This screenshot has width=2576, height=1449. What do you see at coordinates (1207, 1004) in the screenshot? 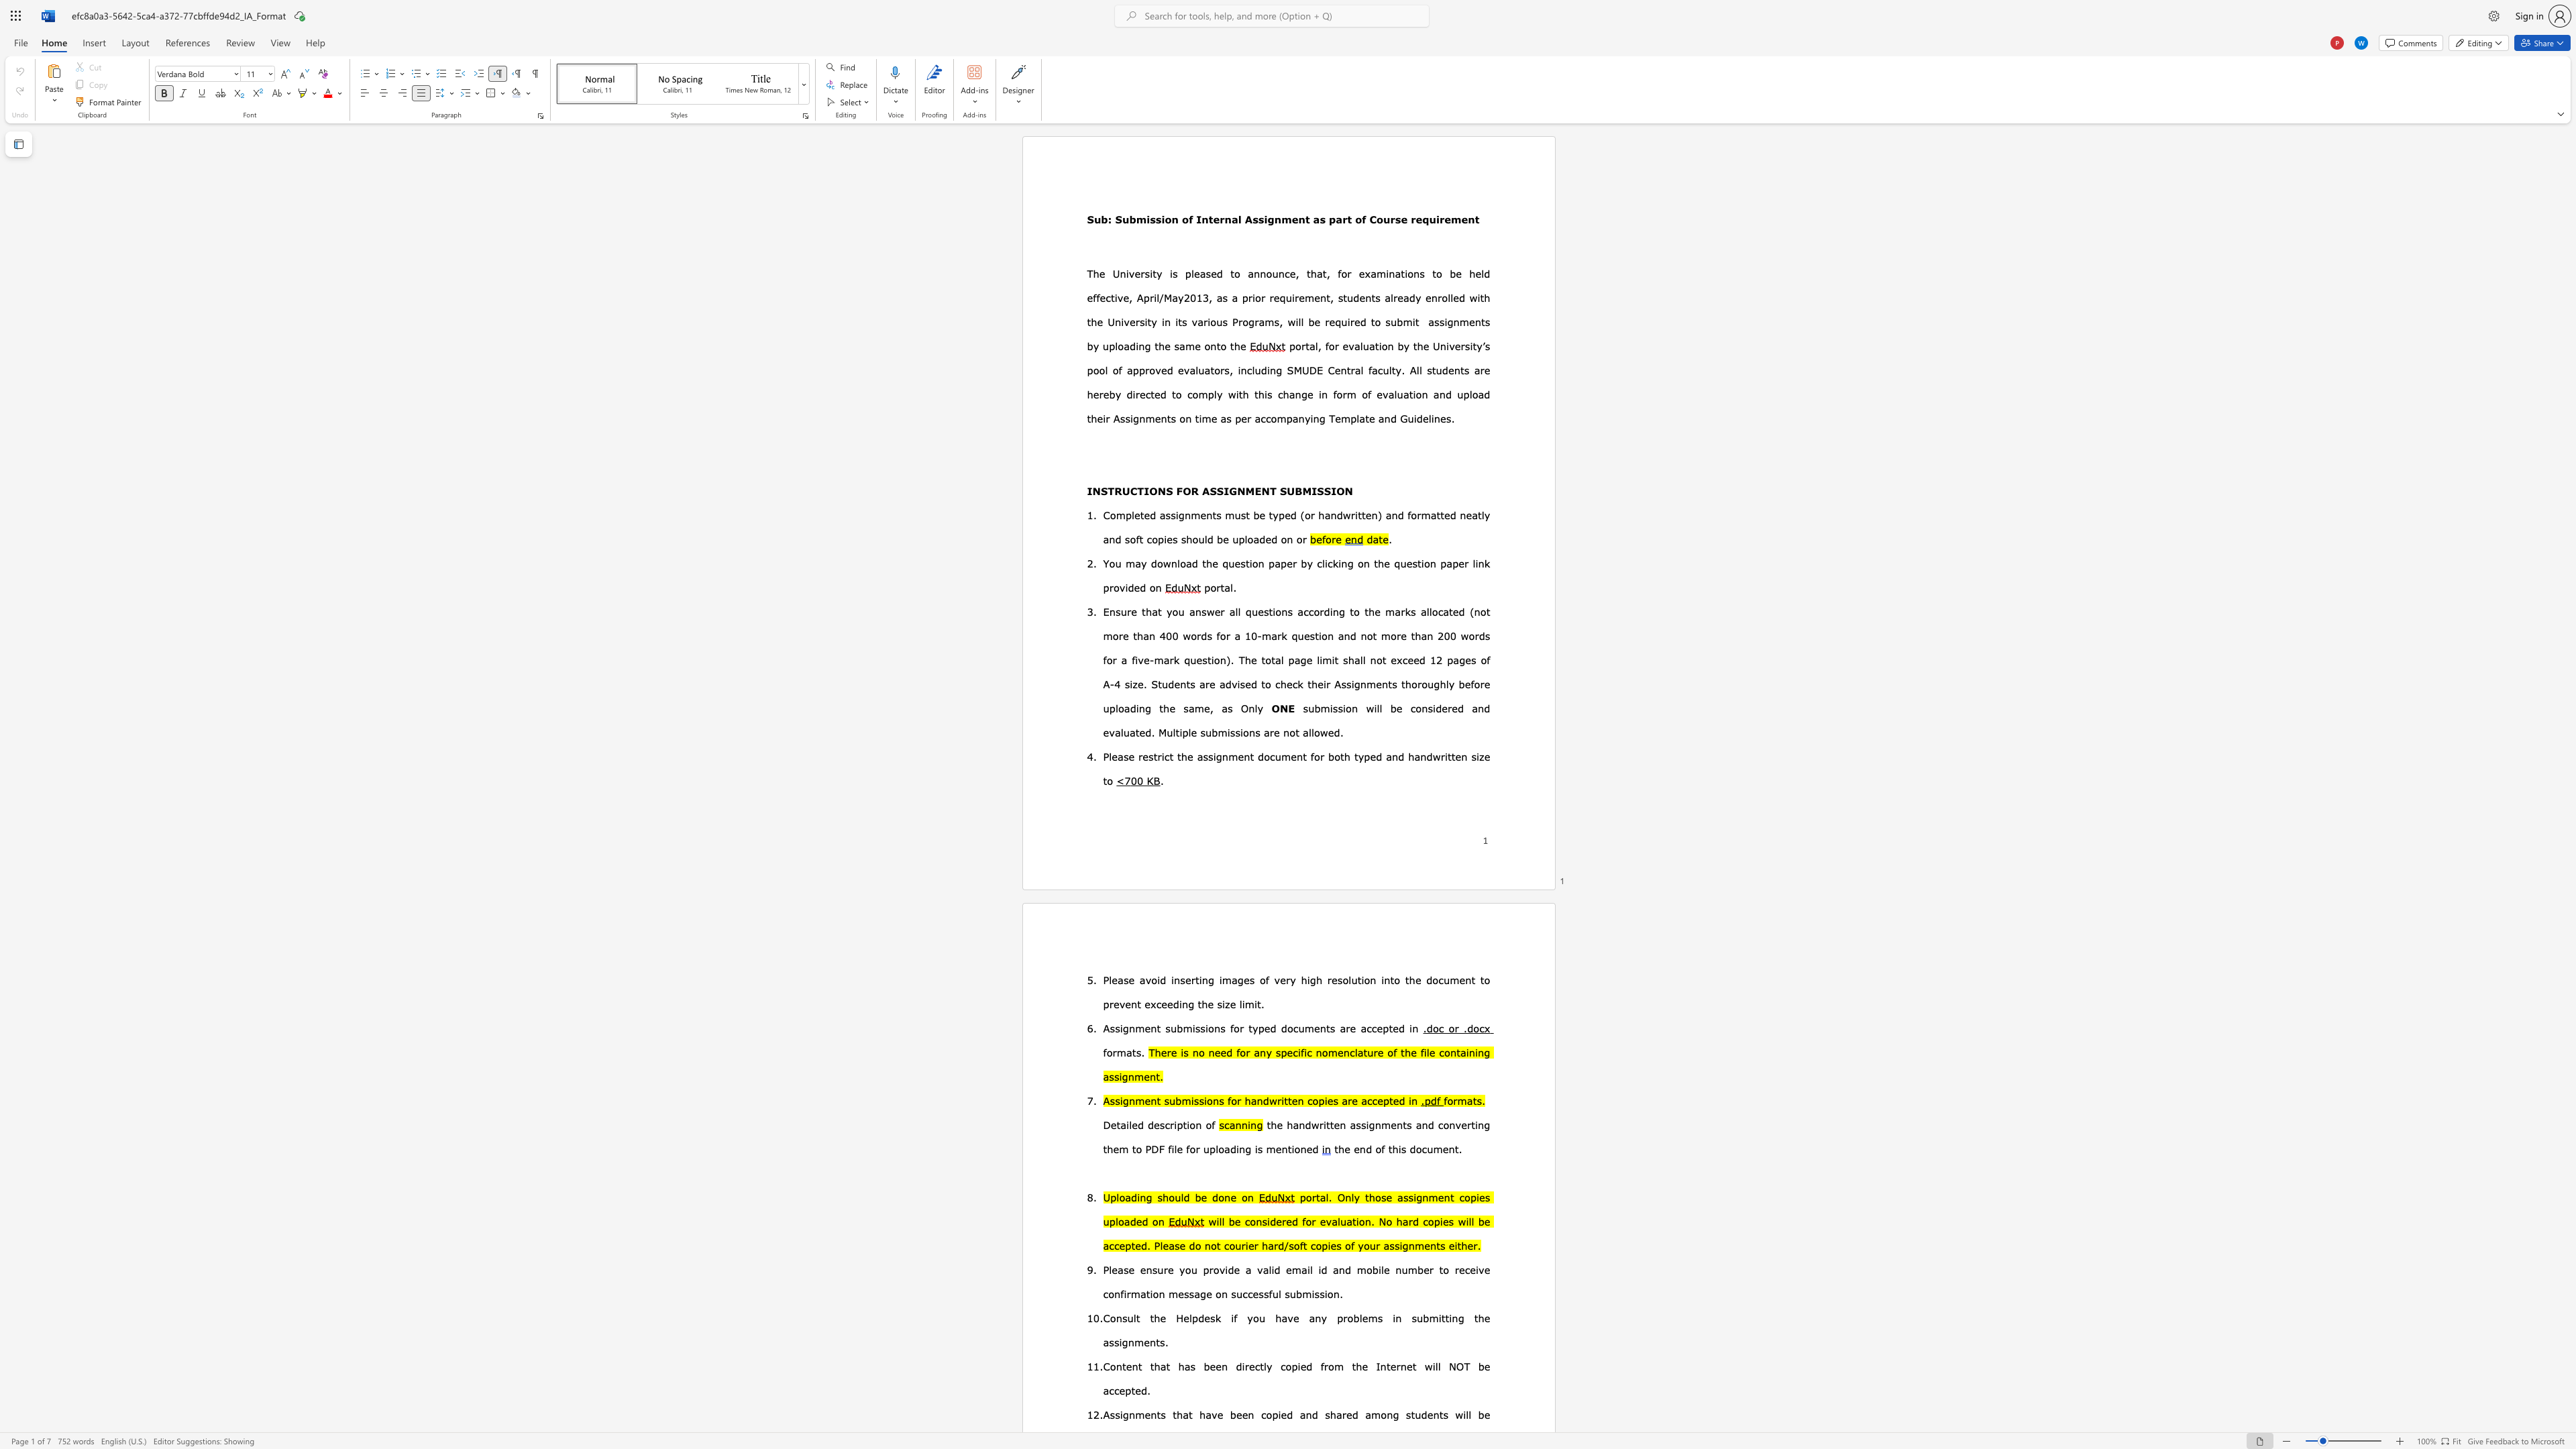
I see `the subset text "e size" within the text "the size limit."` at bounding box center [1207, 1004].